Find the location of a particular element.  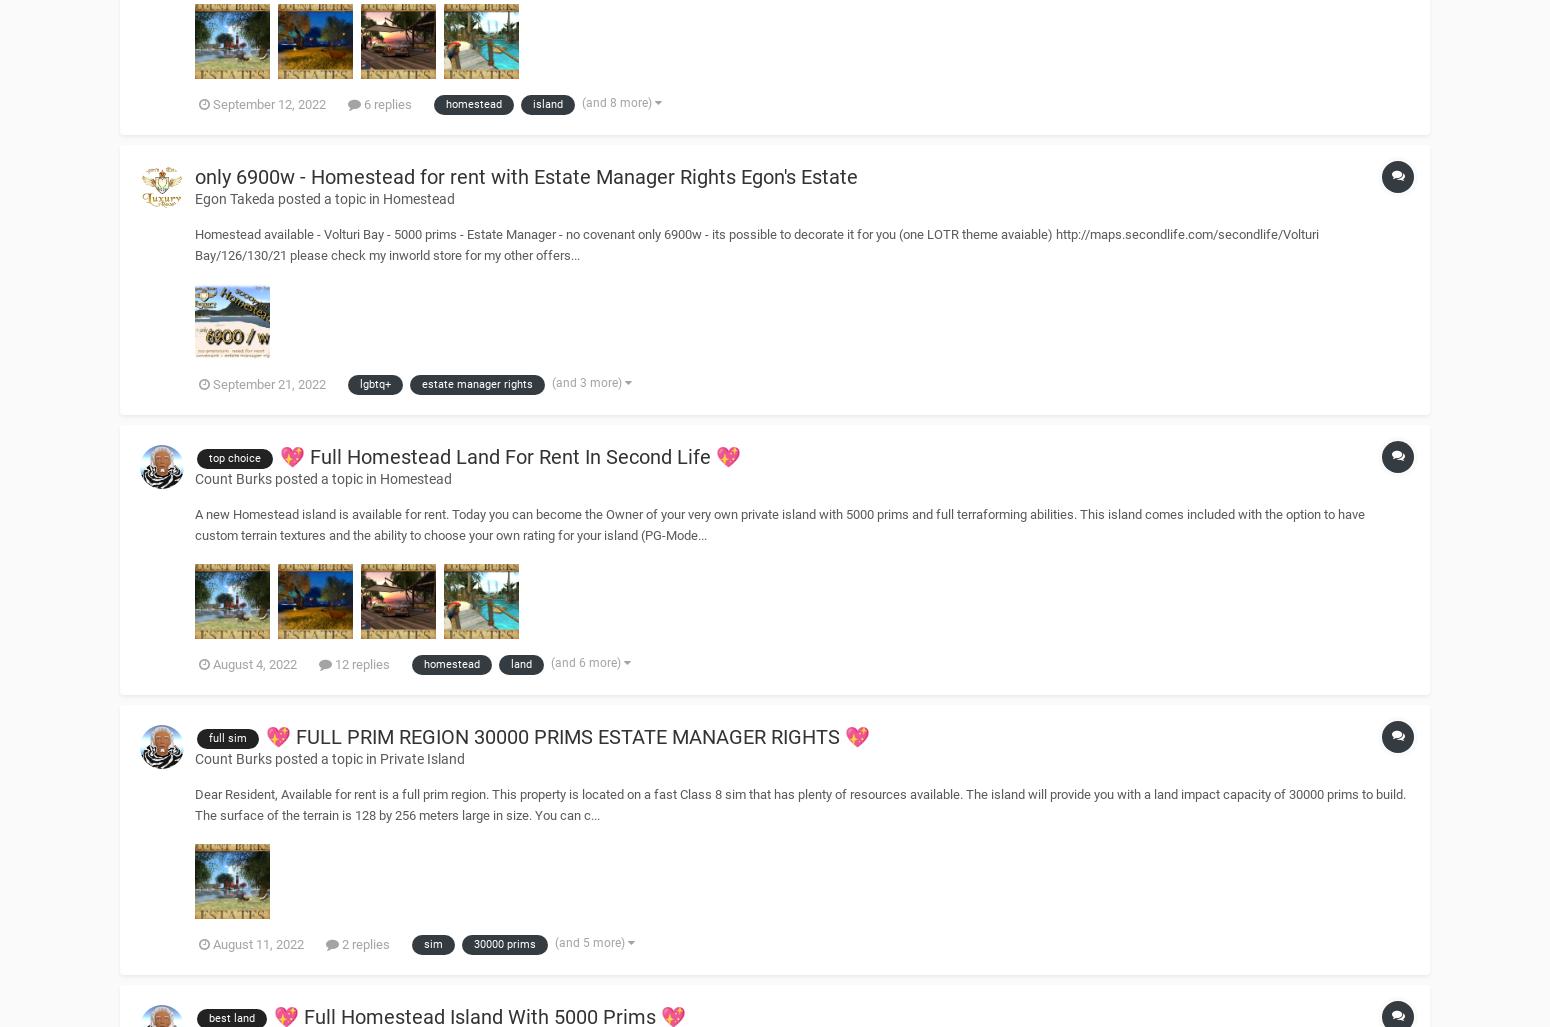

'(and 6 more)' is located at coordinates (551, 662).